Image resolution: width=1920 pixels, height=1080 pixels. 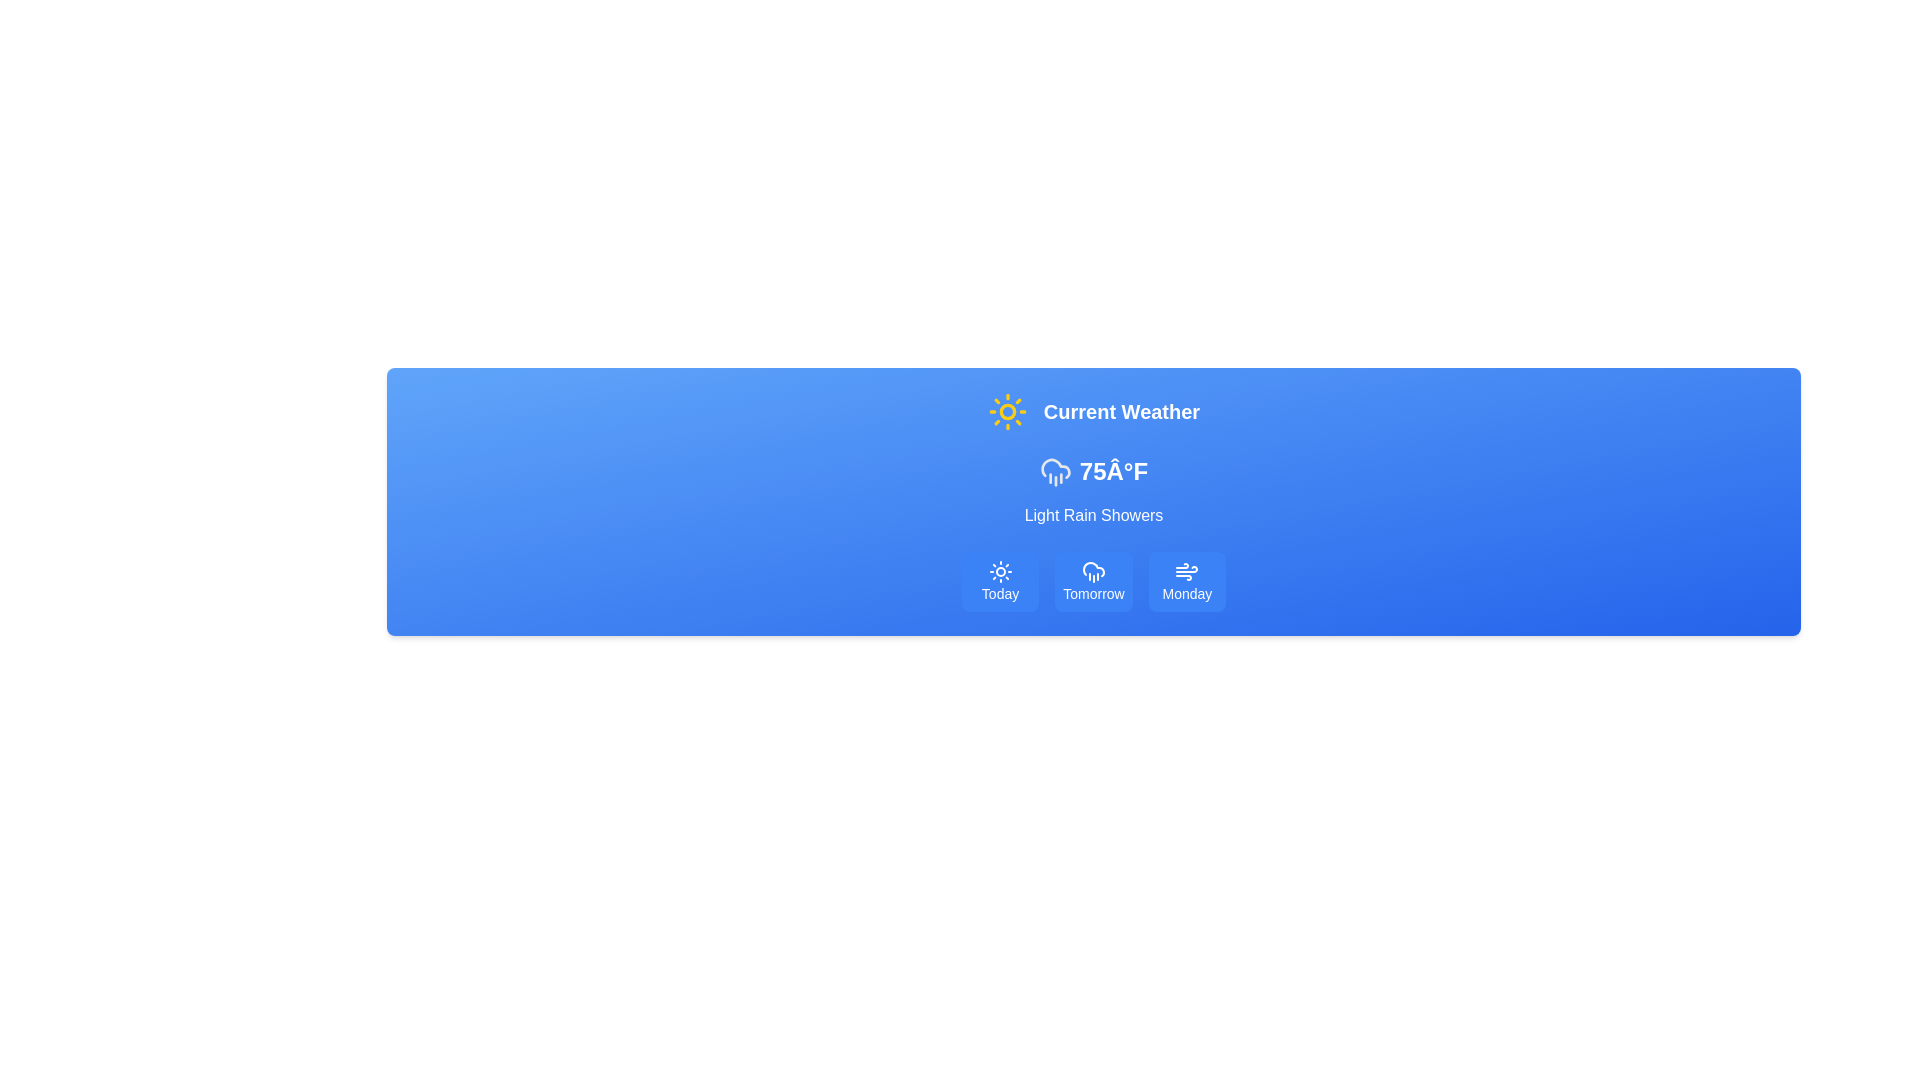 What do you see at coordinates (999, 593) in the screenshot?
I see `the static text label within the button component at the bottom of the weather card interface` at bounding box center [999, 593].